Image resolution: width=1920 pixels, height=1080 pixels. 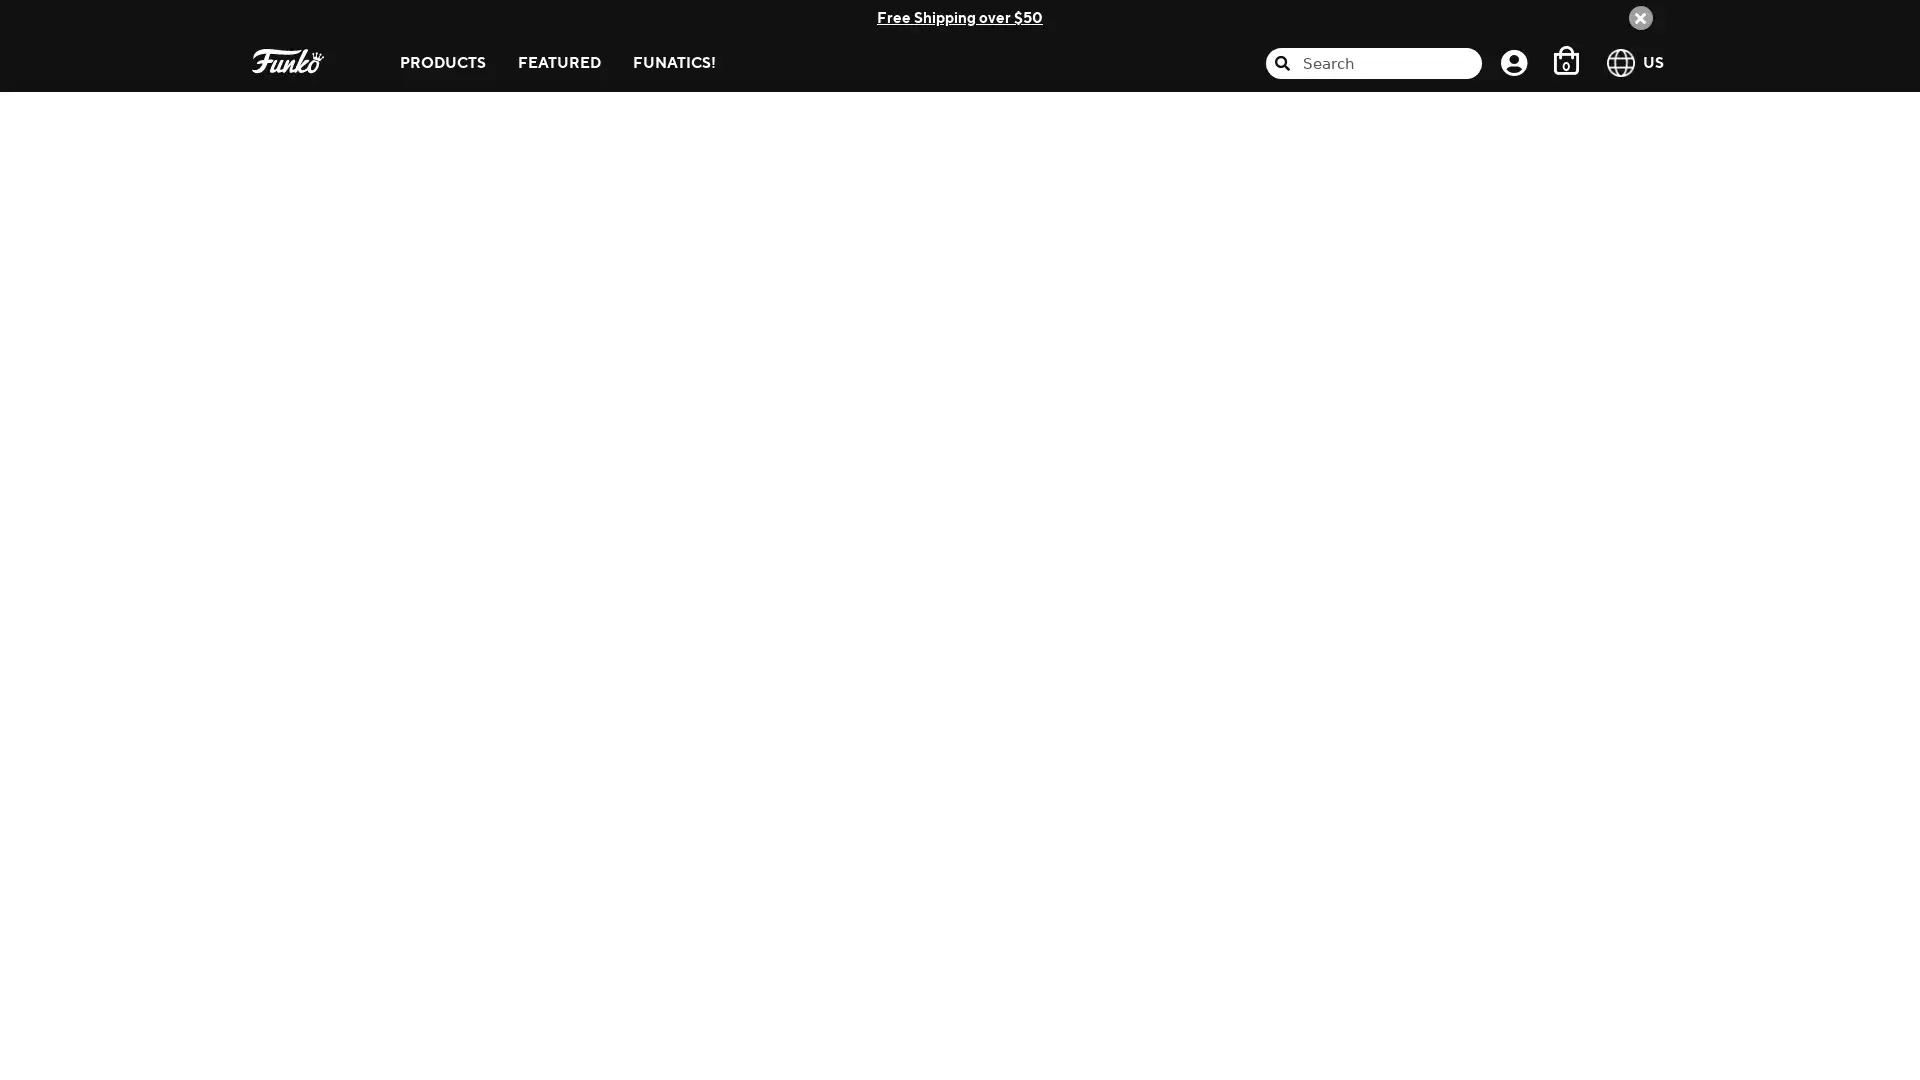 I want to click on select country US, so click(x=1639, y=61).